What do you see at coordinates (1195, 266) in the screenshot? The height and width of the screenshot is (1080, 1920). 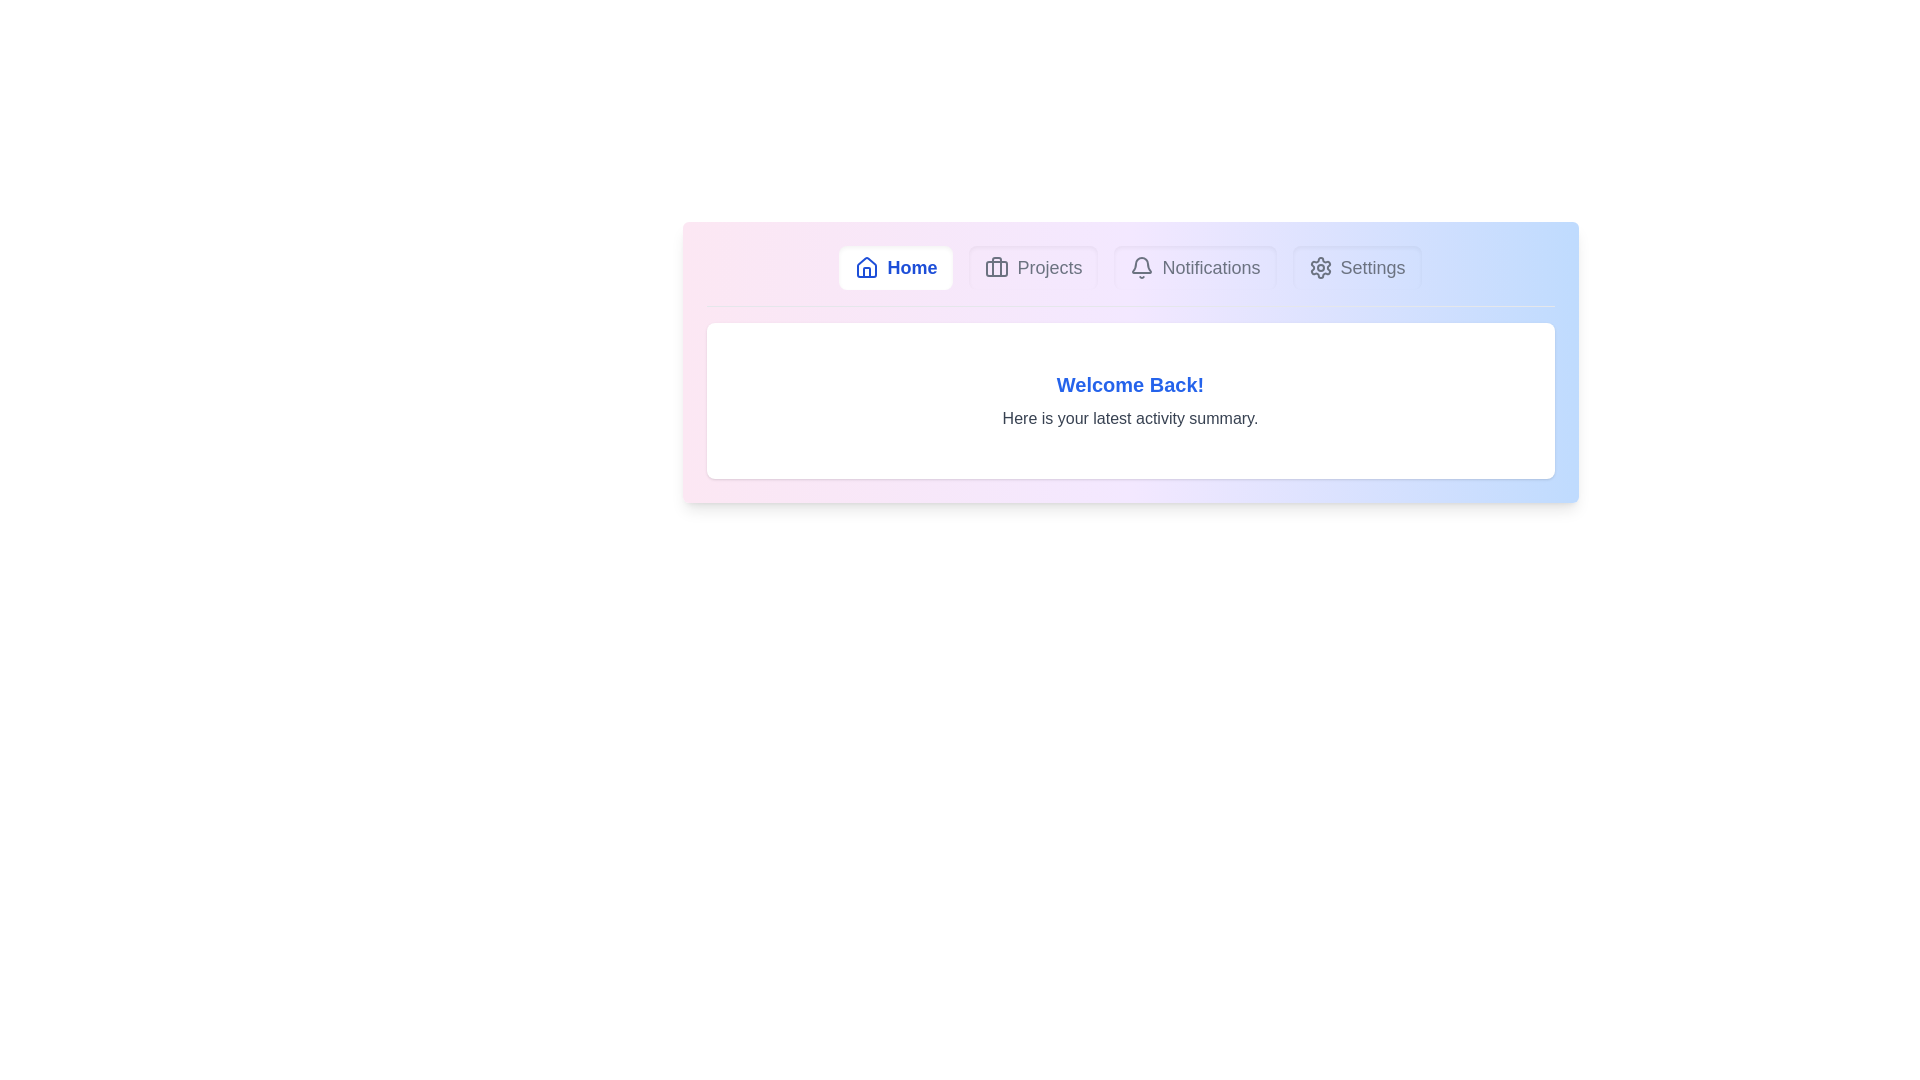 I see `the tab labeled Notifications to observe visual feedback` at bounding box center [1195, 266].